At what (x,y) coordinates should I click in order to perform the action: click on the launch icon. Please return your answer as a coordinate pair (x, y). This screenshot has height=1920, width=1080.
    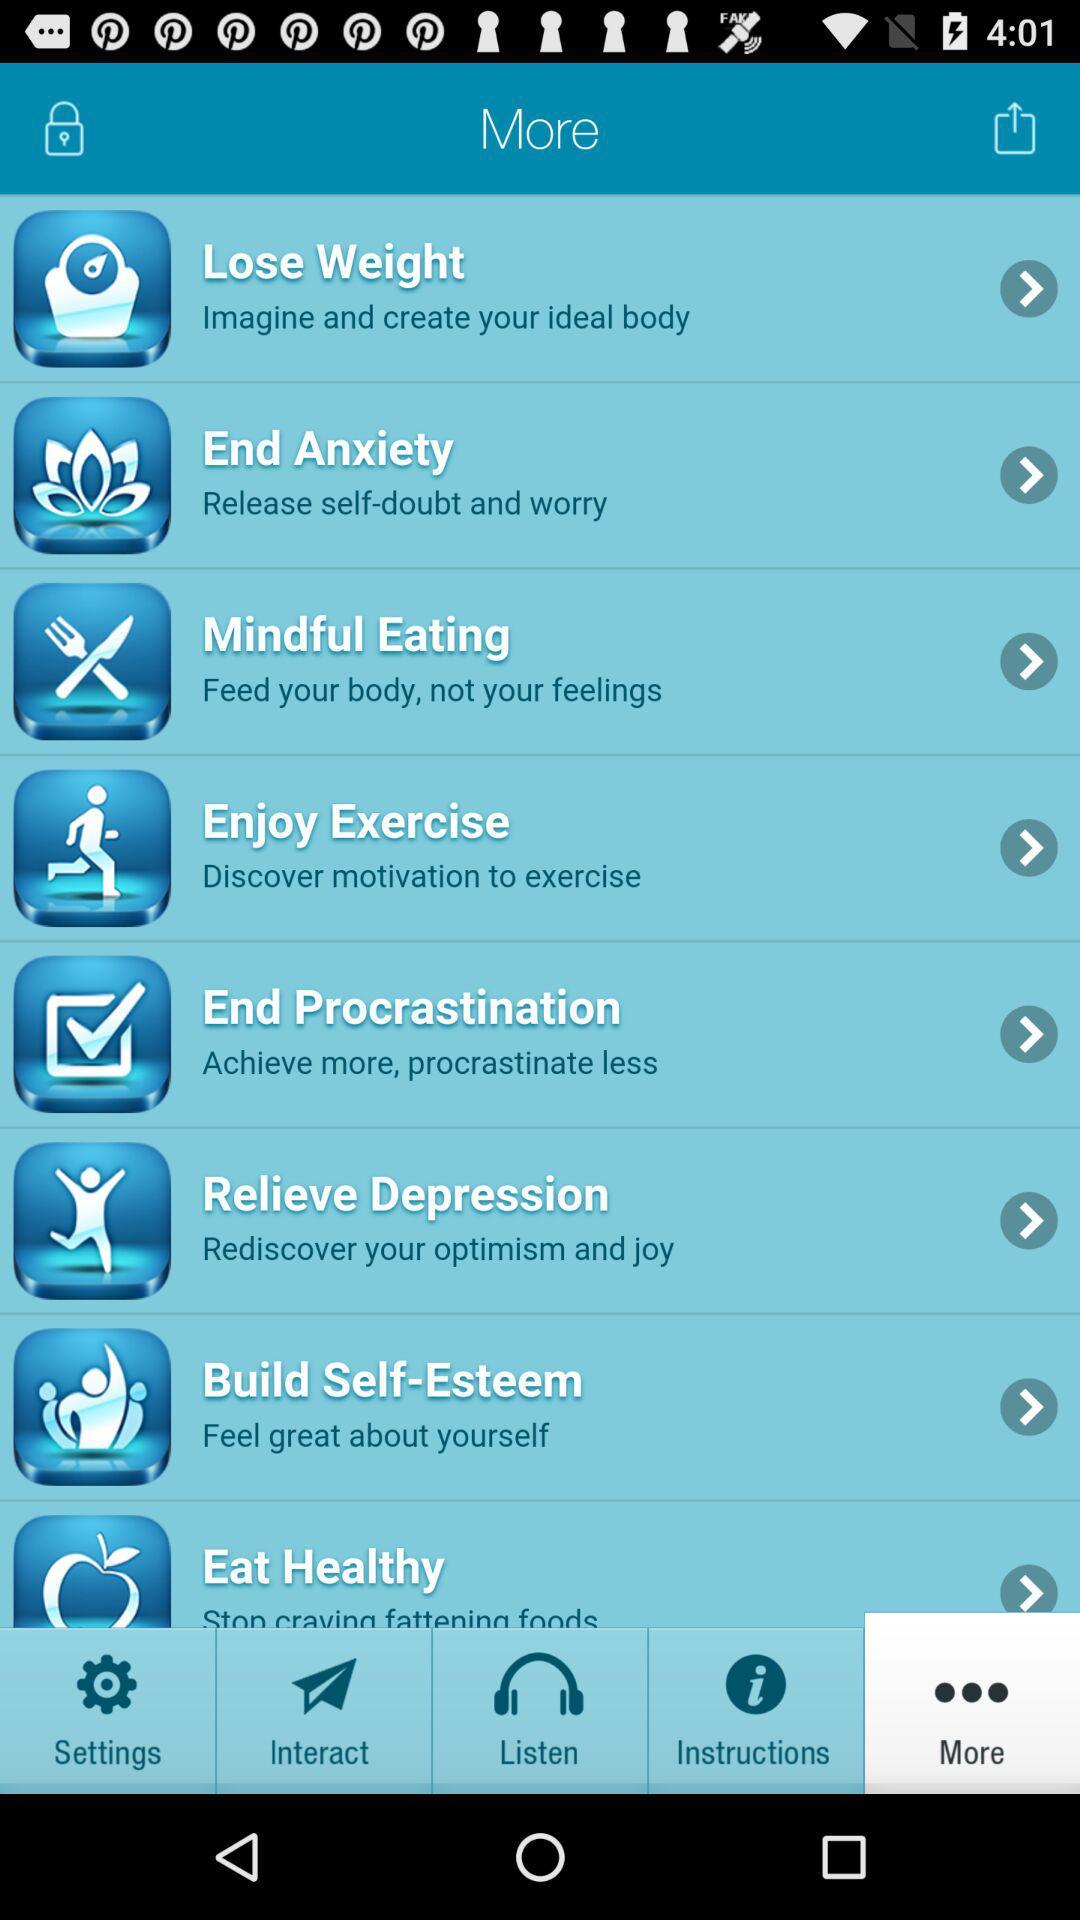
    Looking at the image, I should click on (1015, 136).